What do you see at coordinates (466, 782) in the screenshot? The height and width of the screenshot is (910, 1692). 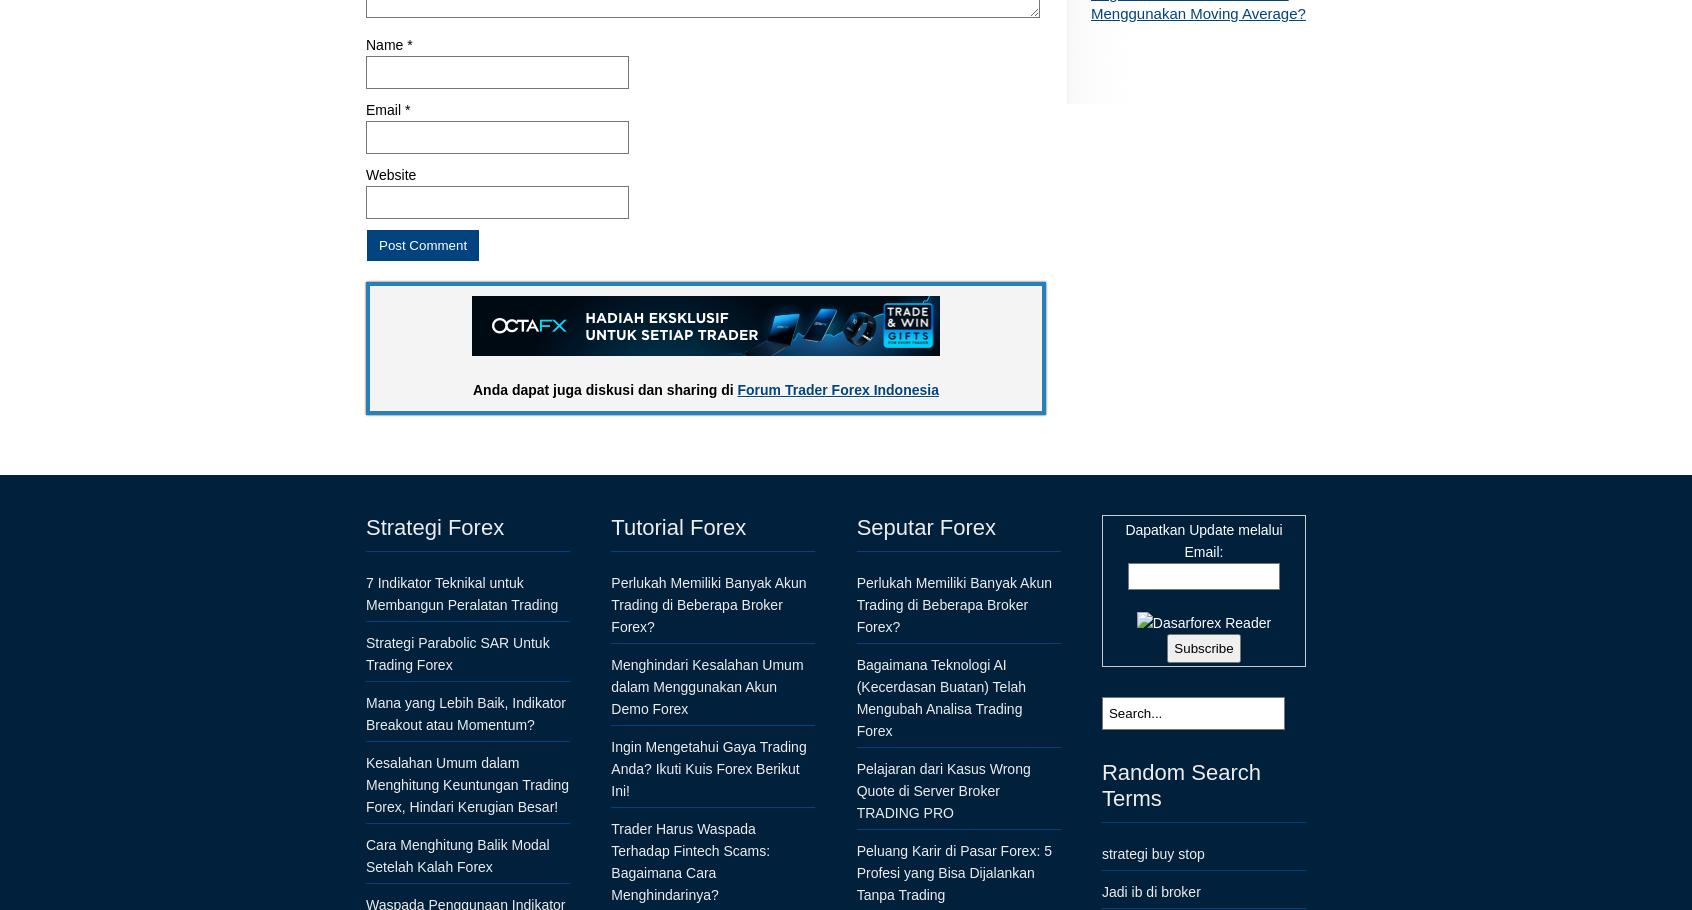 I see `'Kesalahan Umum dalam Menghitung Keuntungan Trading Forex, Hindari Kerugian Besar!'` at bounding box center [466, 782].